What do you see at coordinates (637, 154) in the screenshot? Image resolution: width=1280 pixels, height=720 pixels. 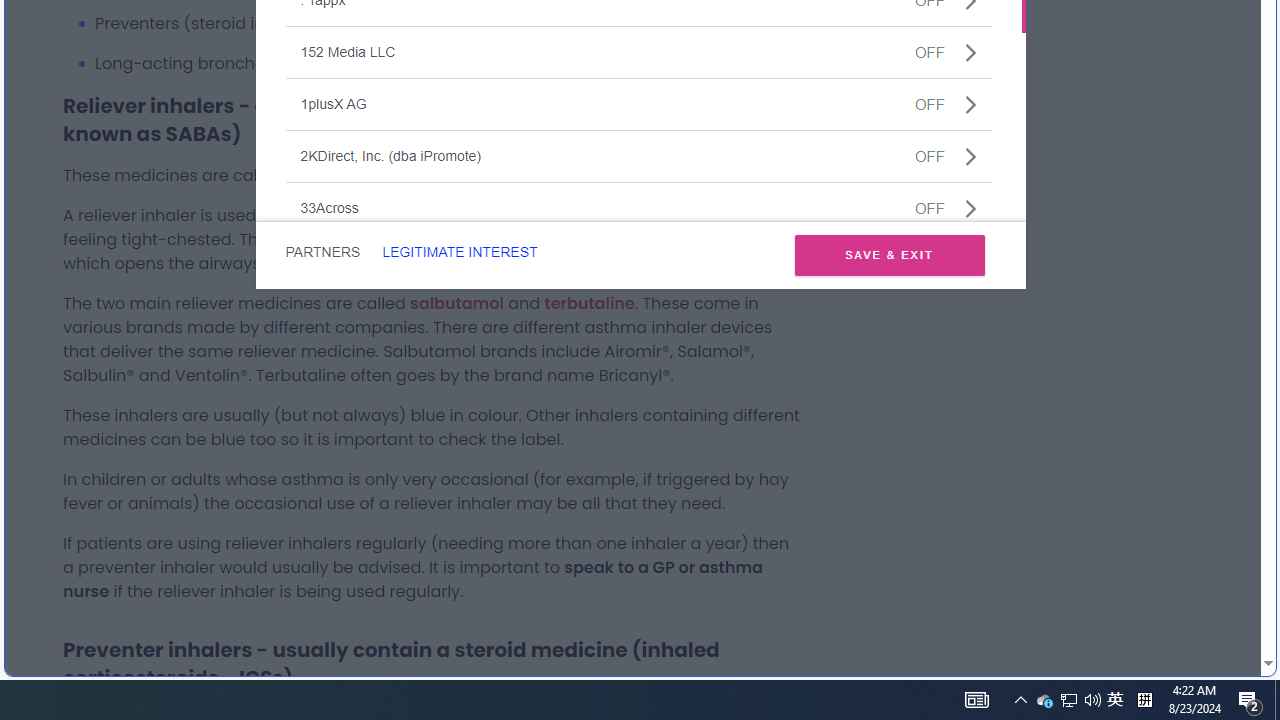 I see `'2KDirect, Inc. (dba iPromote)OFF'` at bounding box center [637, 154].